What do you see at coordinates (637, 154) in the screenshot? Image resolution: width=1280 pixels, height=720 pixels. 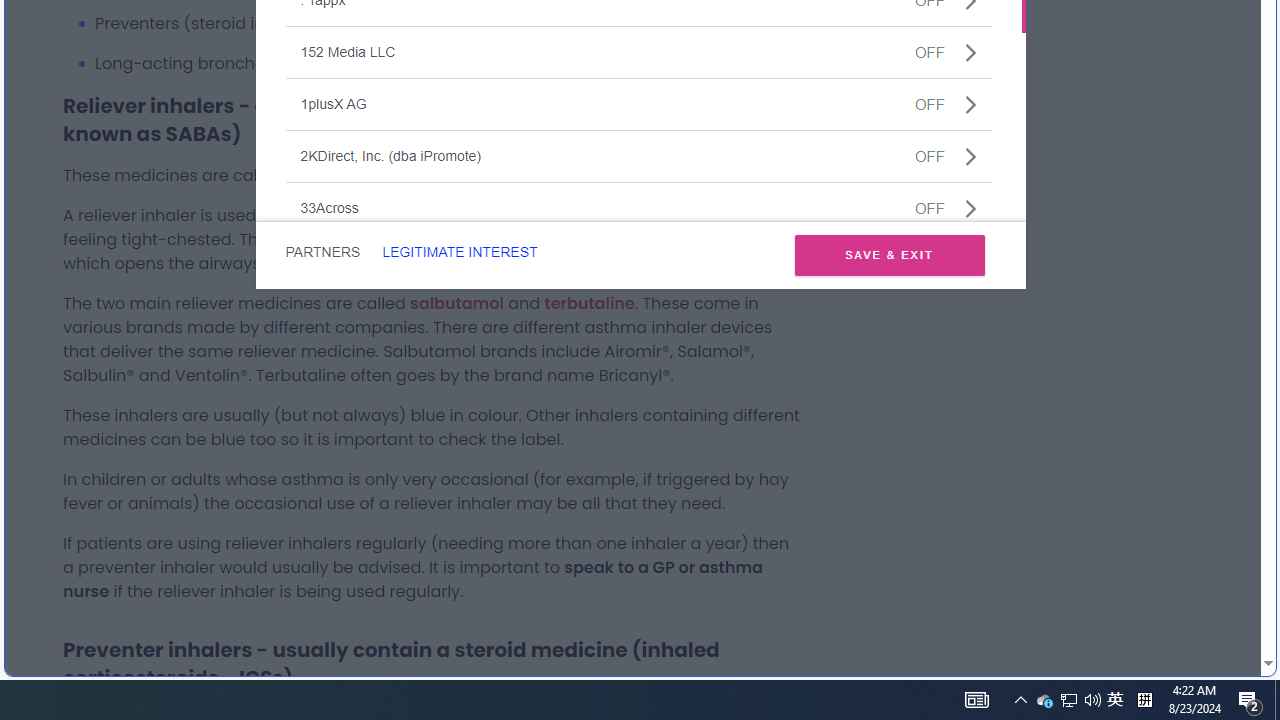 I see `'2KDirect, Inc. (dba iPromote)OFF'` at bounding box center [637, 154].